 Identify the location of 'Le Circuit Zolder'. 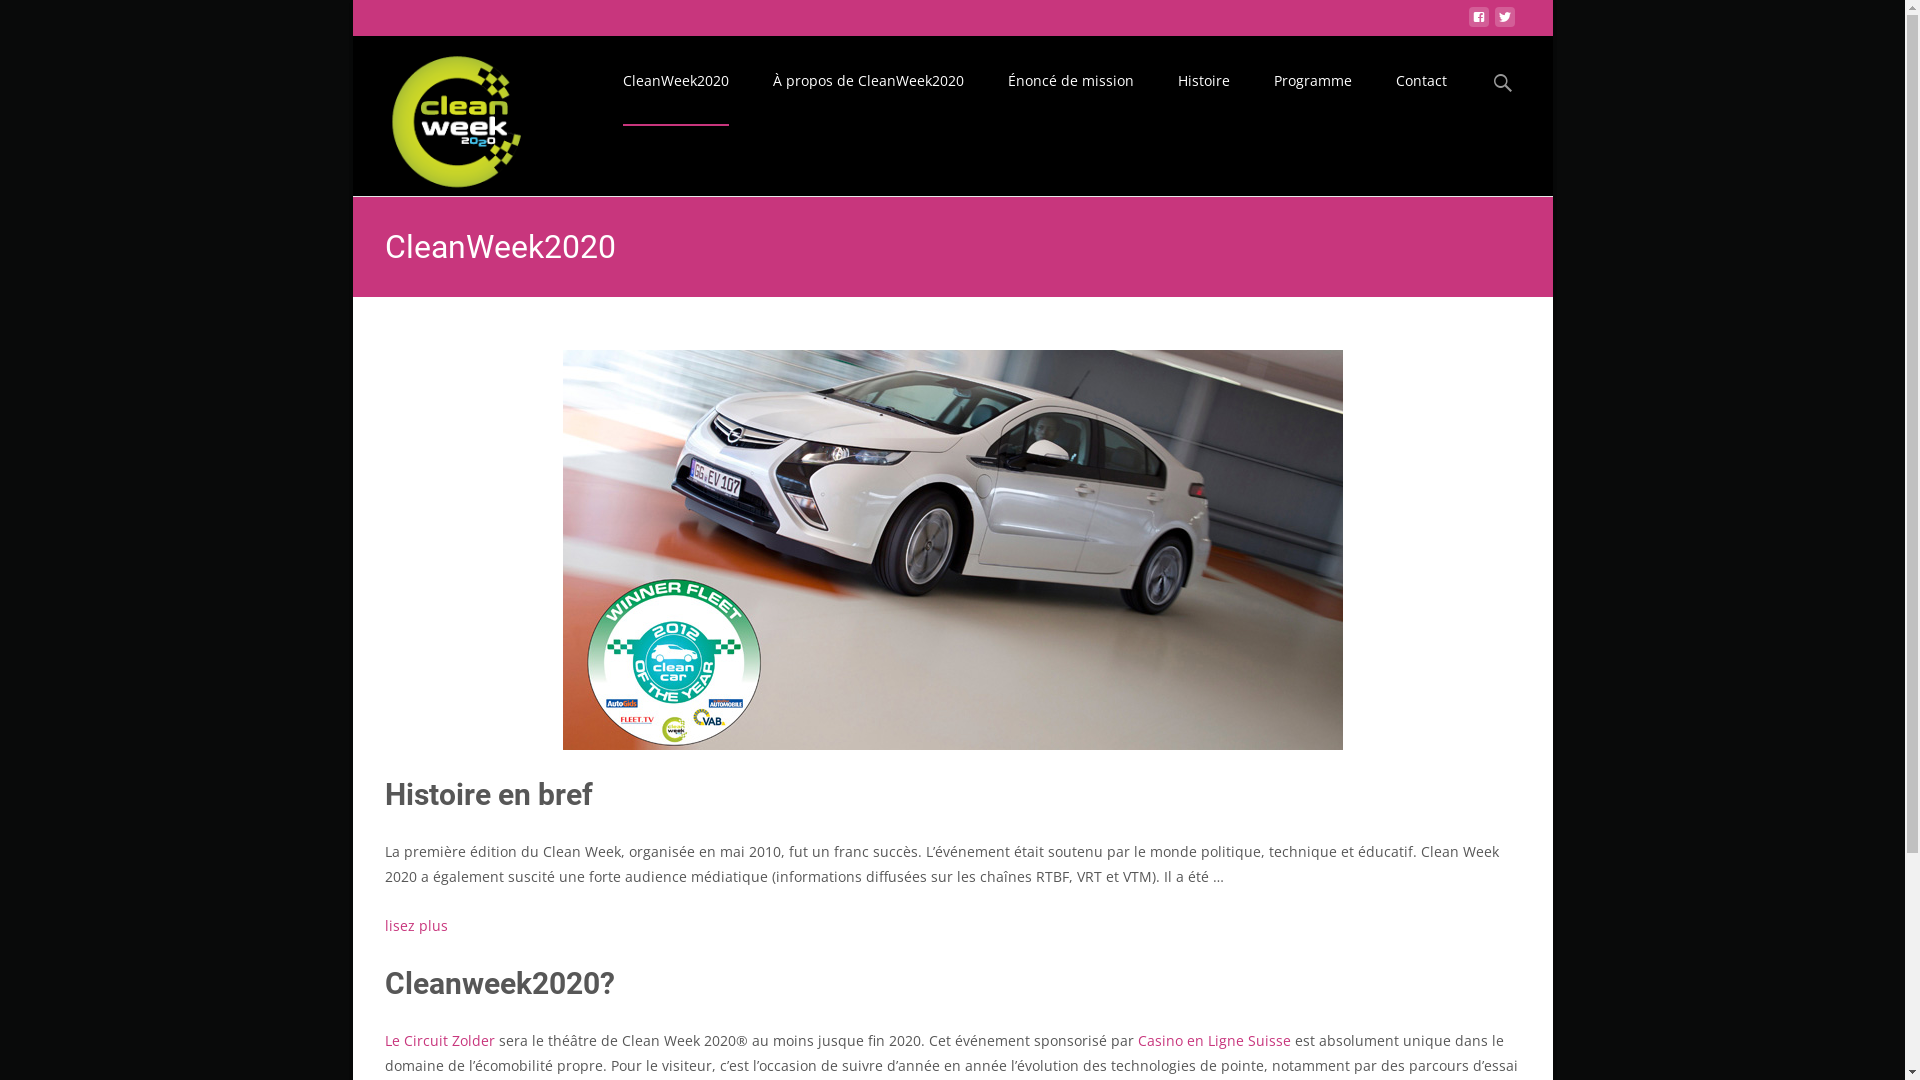
(437, 1039).